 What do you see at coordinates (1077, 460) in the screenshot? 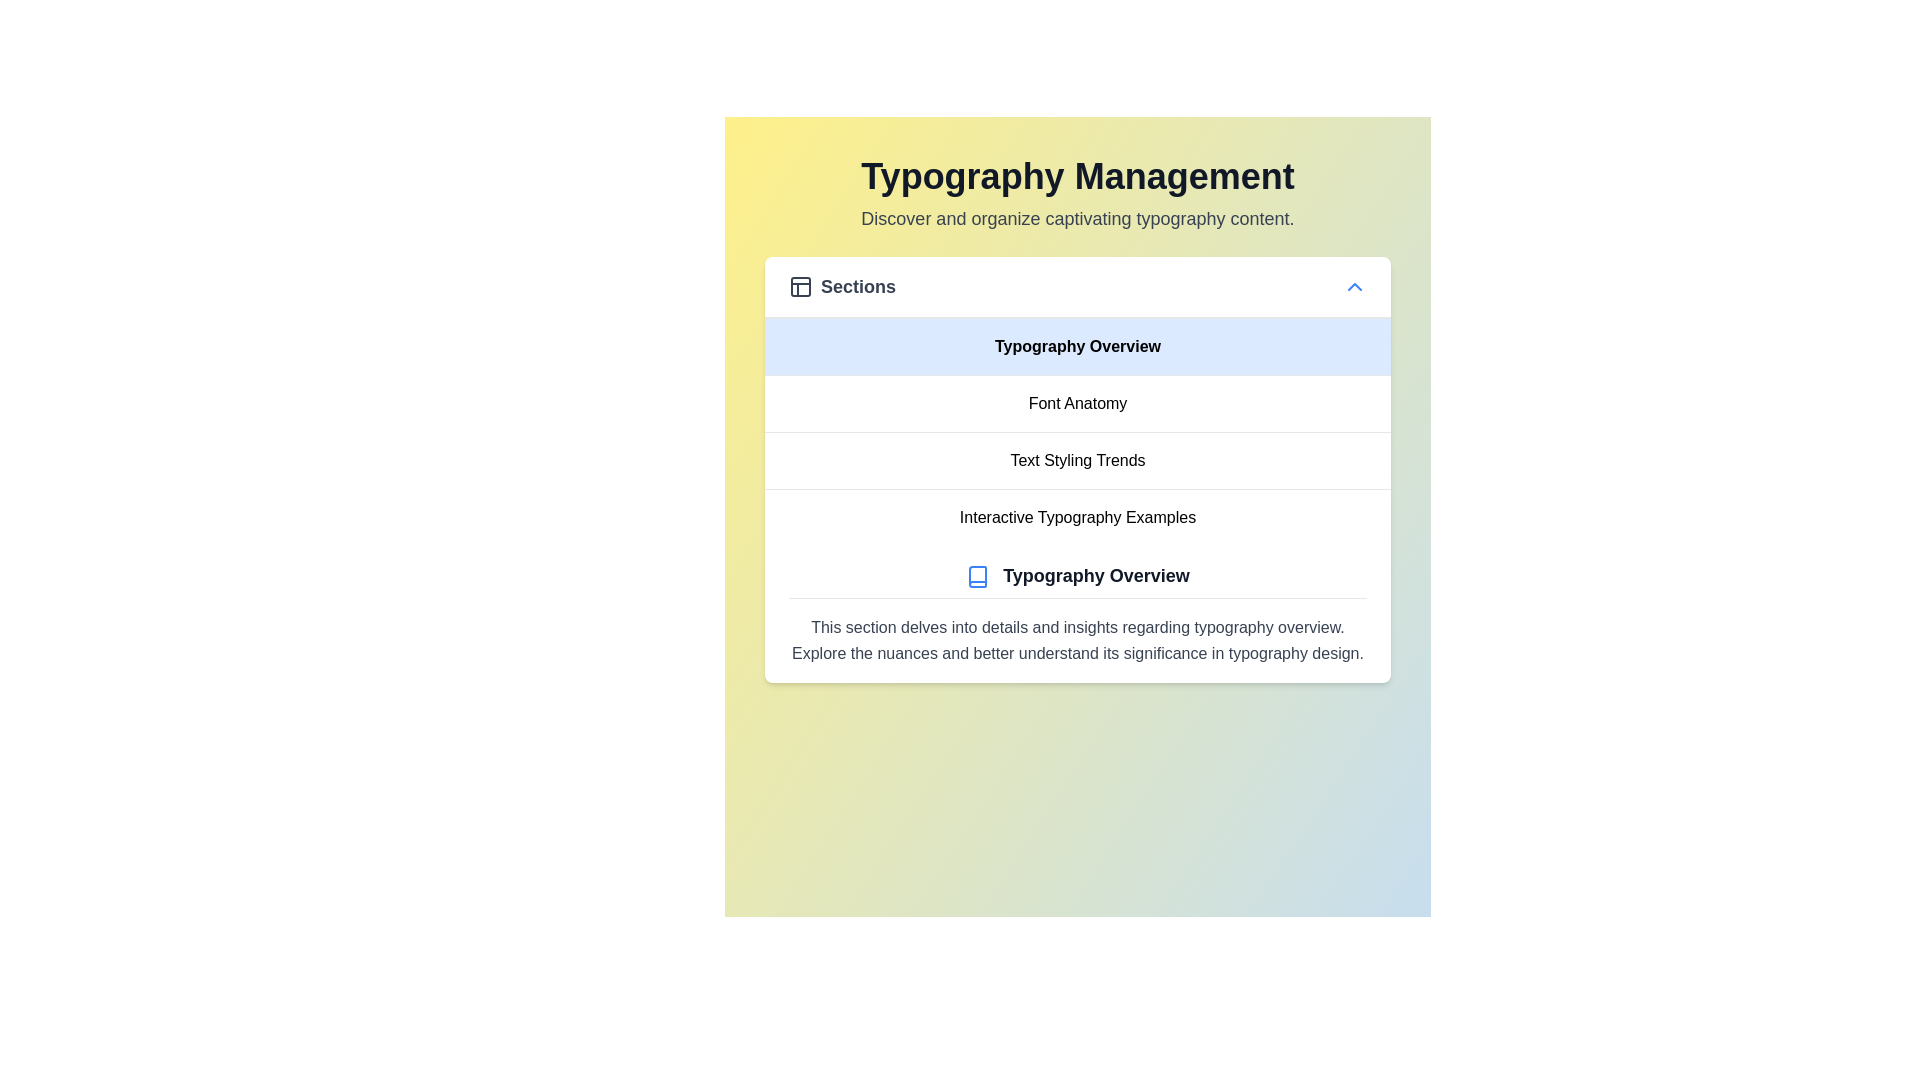
I see `the Label indicating a textual topic or subsection within the interface, which is the third item in the 'Sections' list, positioned below 'Font Anatomy' and above 'Interactive Typography Examples'` at bounding box center [1077, 460].